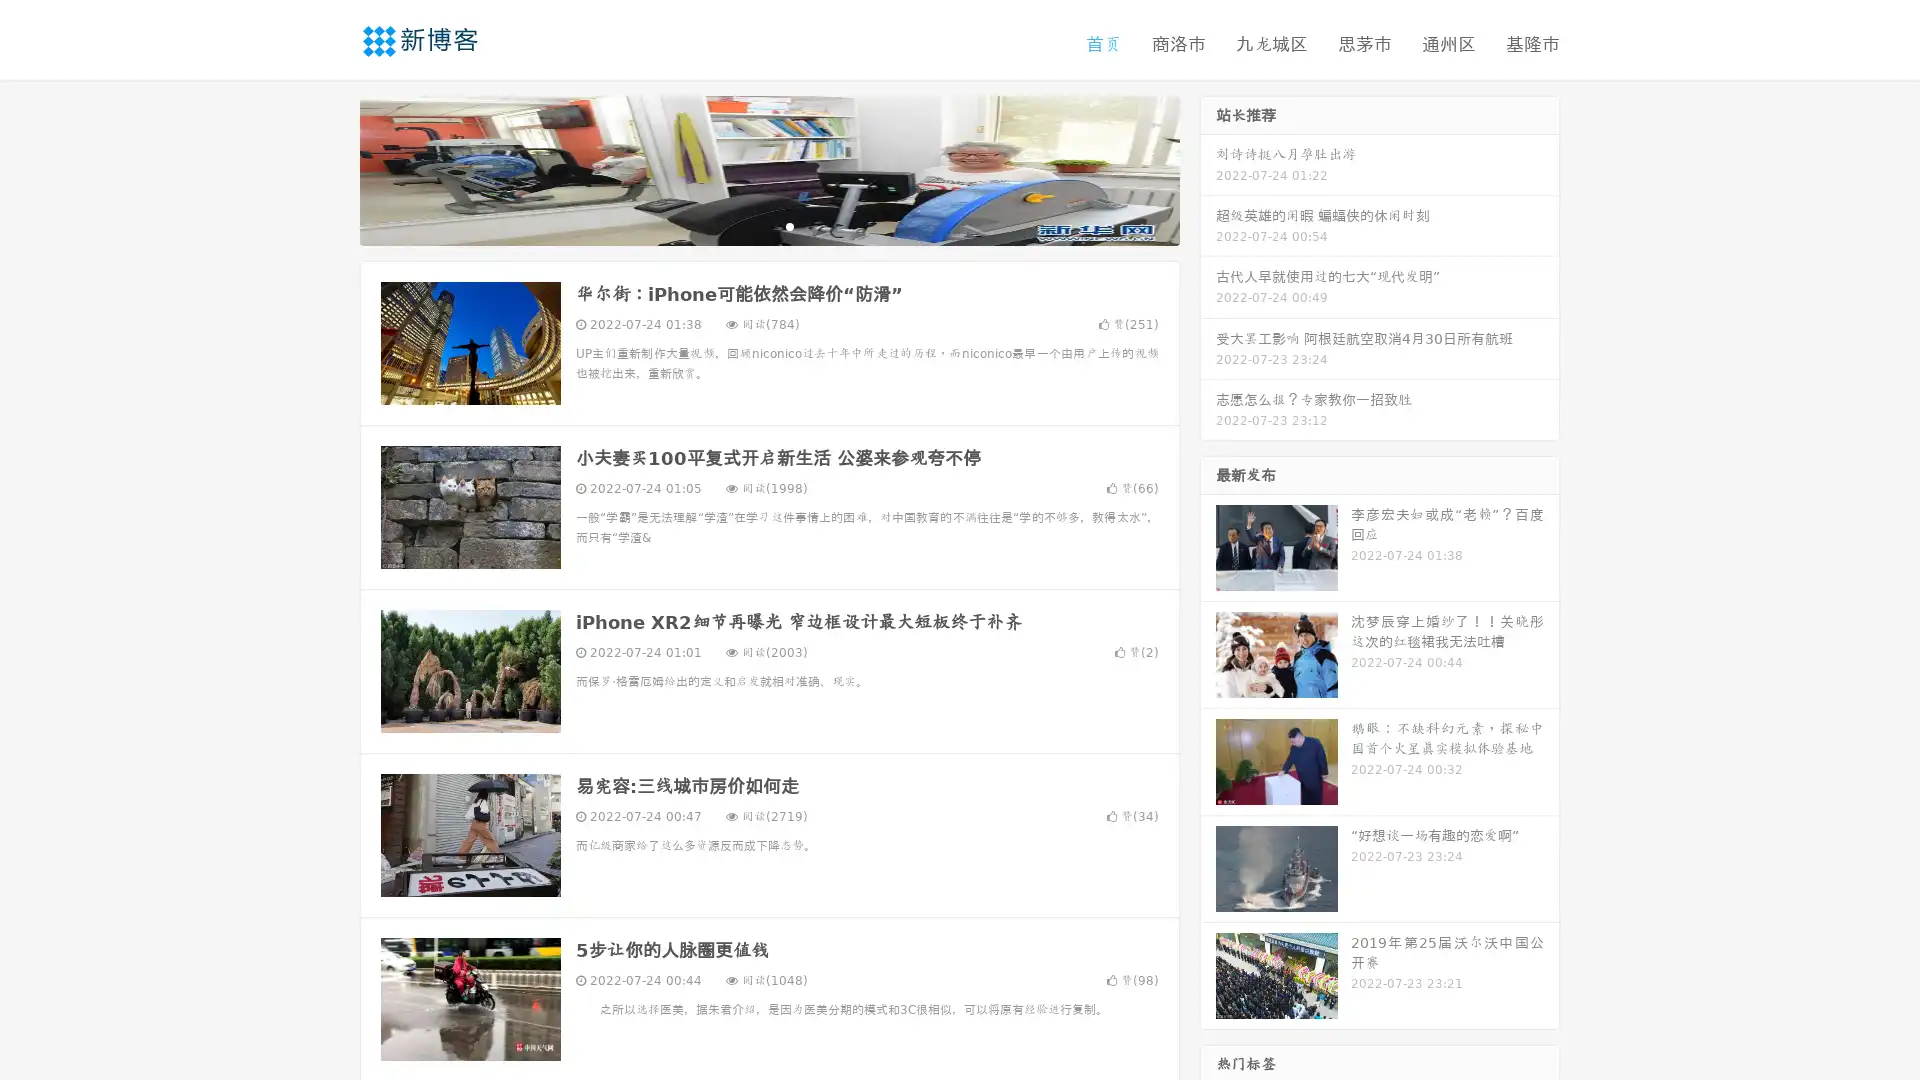  I want to click on Previous slide, so click(330, 168).